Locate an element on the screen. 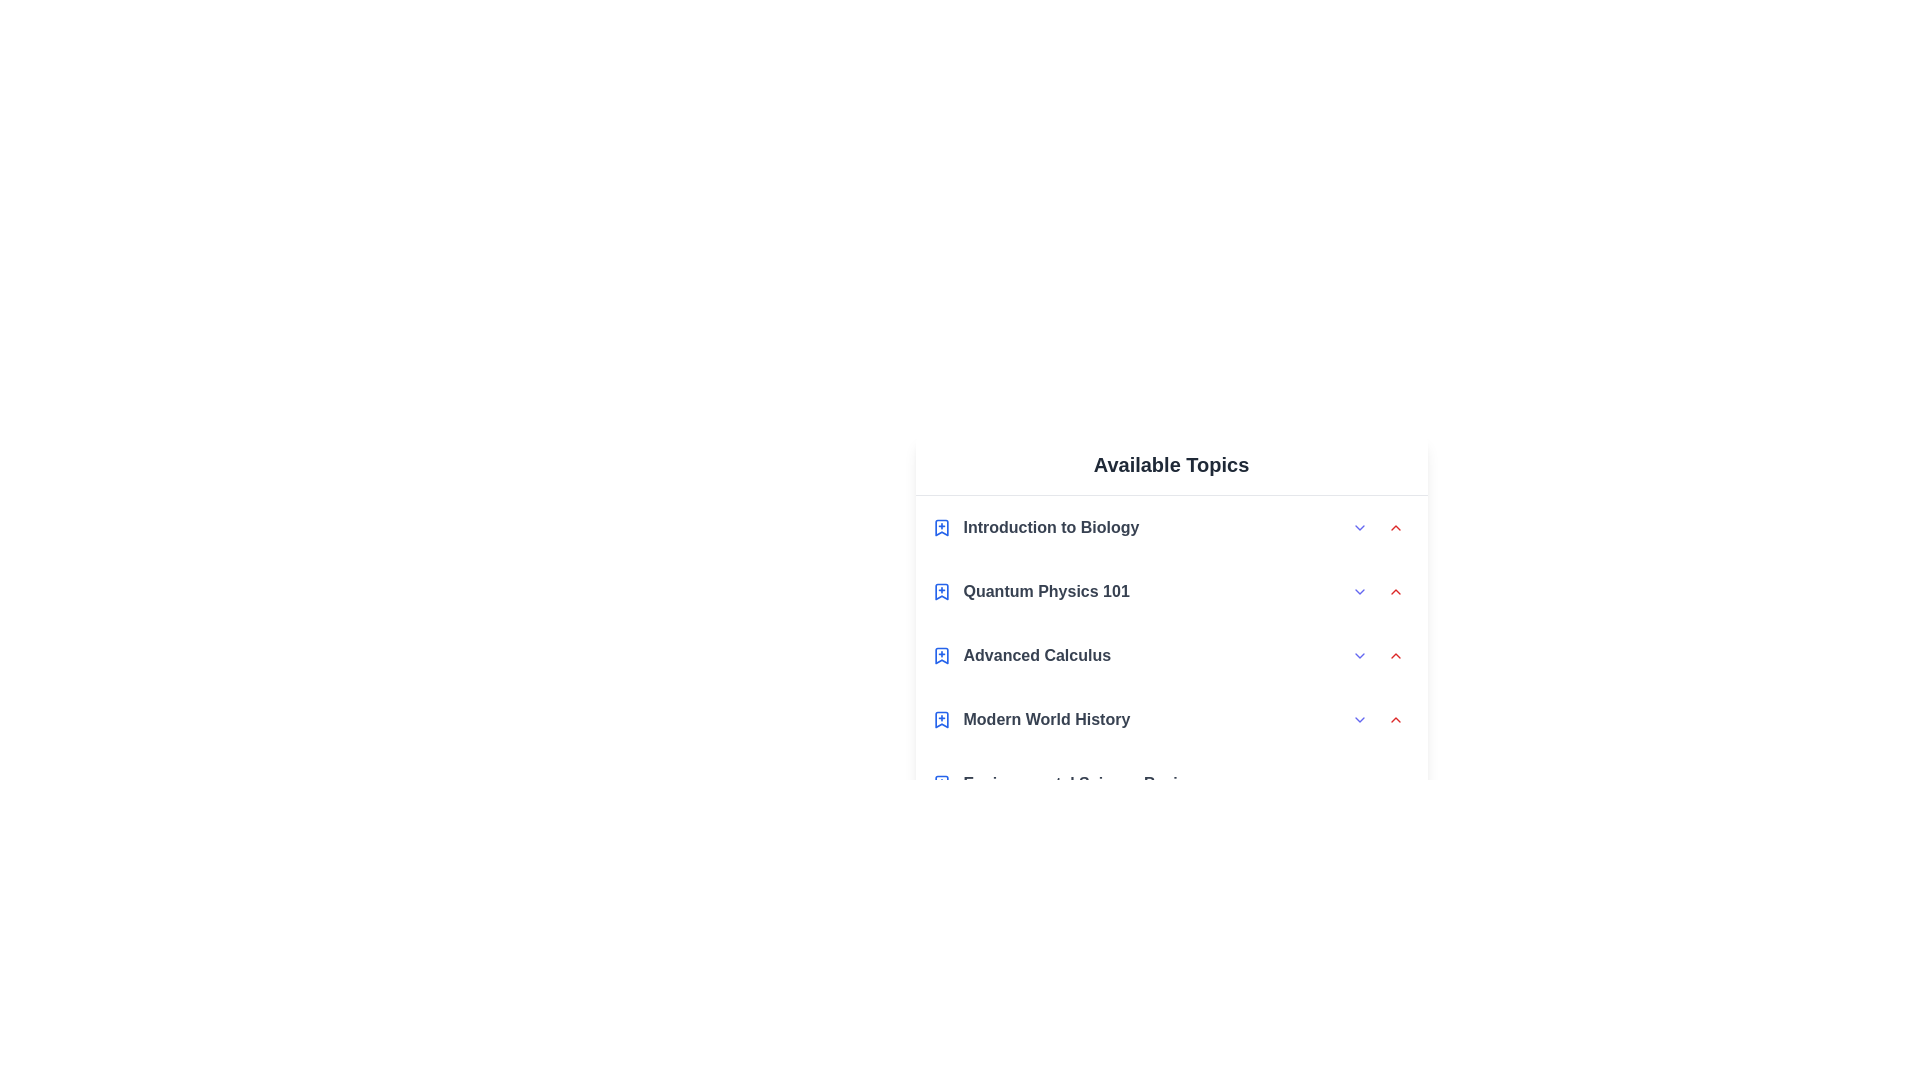 The height and width of the screenshot is (1080, 1920). the topic Environmental Science Basics to highlight it is located at coordinates (1171, 782).